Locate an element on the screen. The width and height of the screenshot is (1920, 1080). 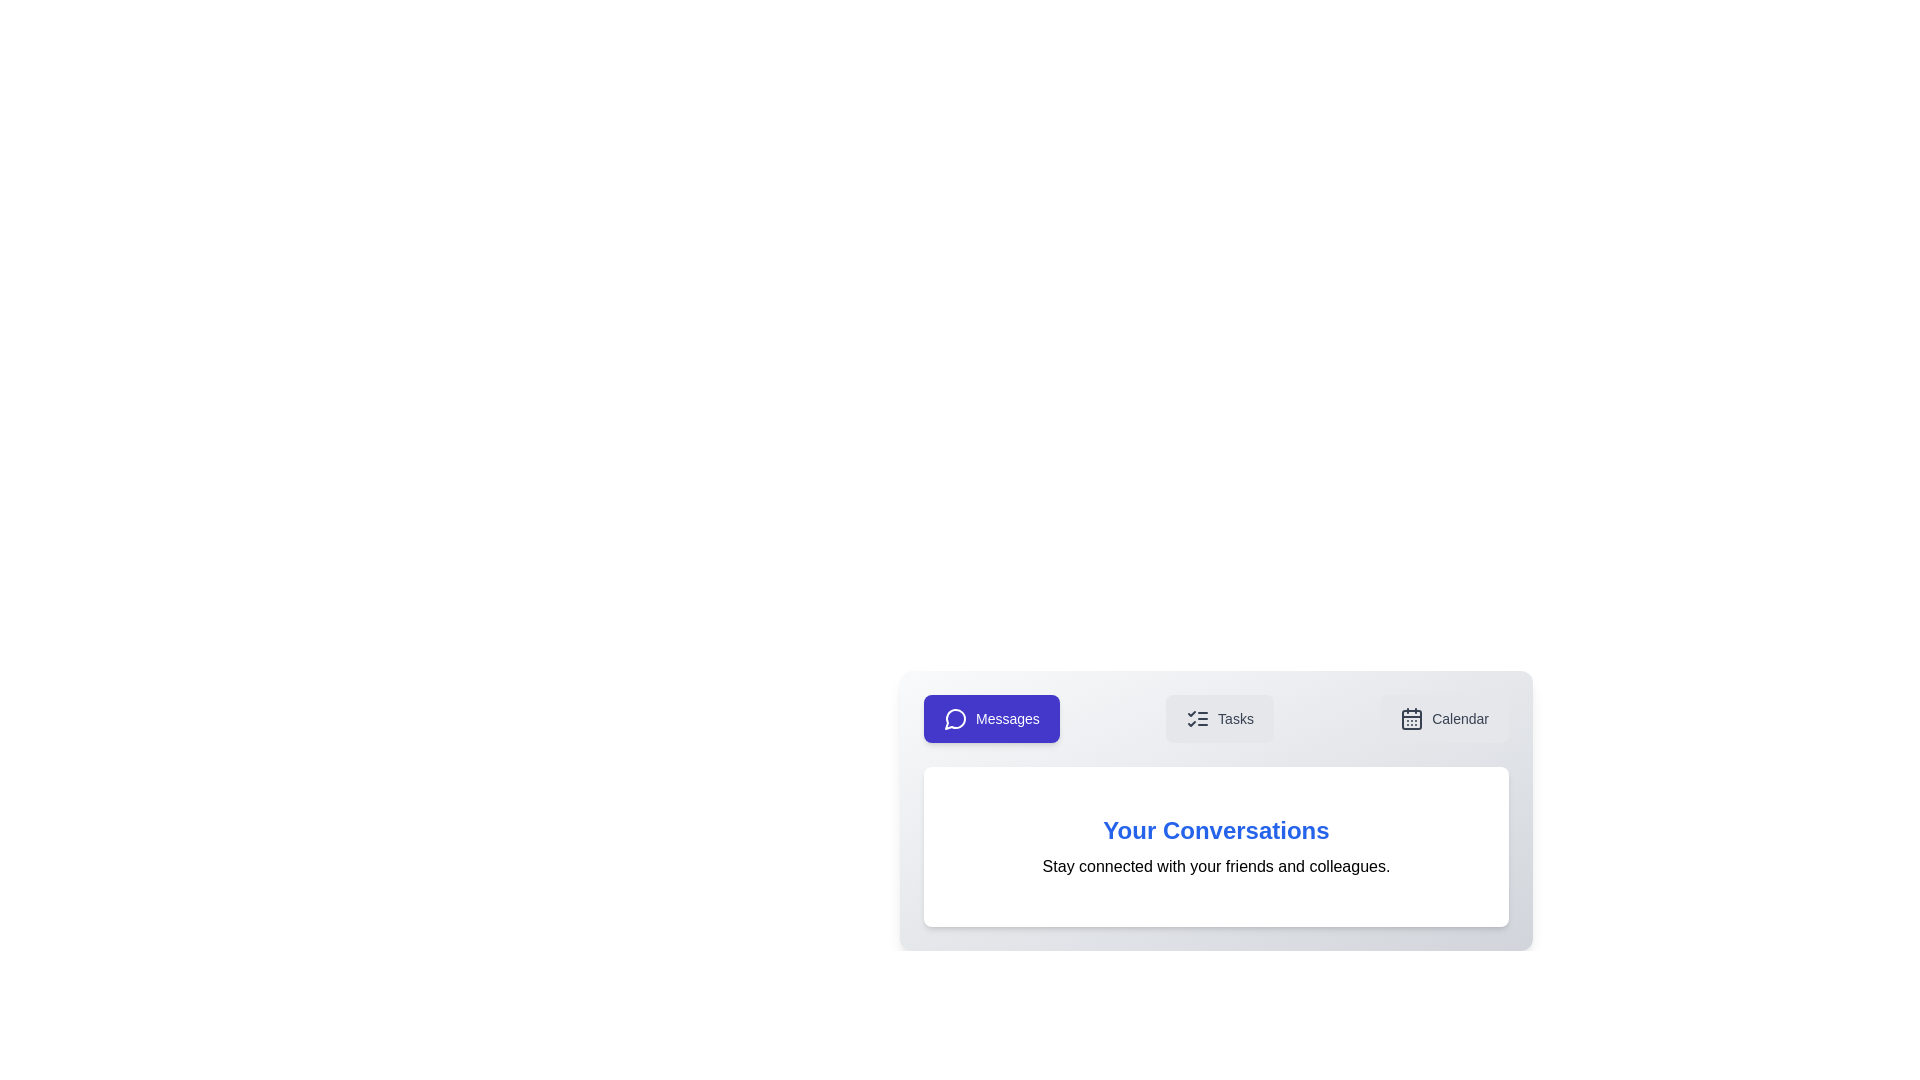
the Calendar tab is located at coordinates (1444, 717).